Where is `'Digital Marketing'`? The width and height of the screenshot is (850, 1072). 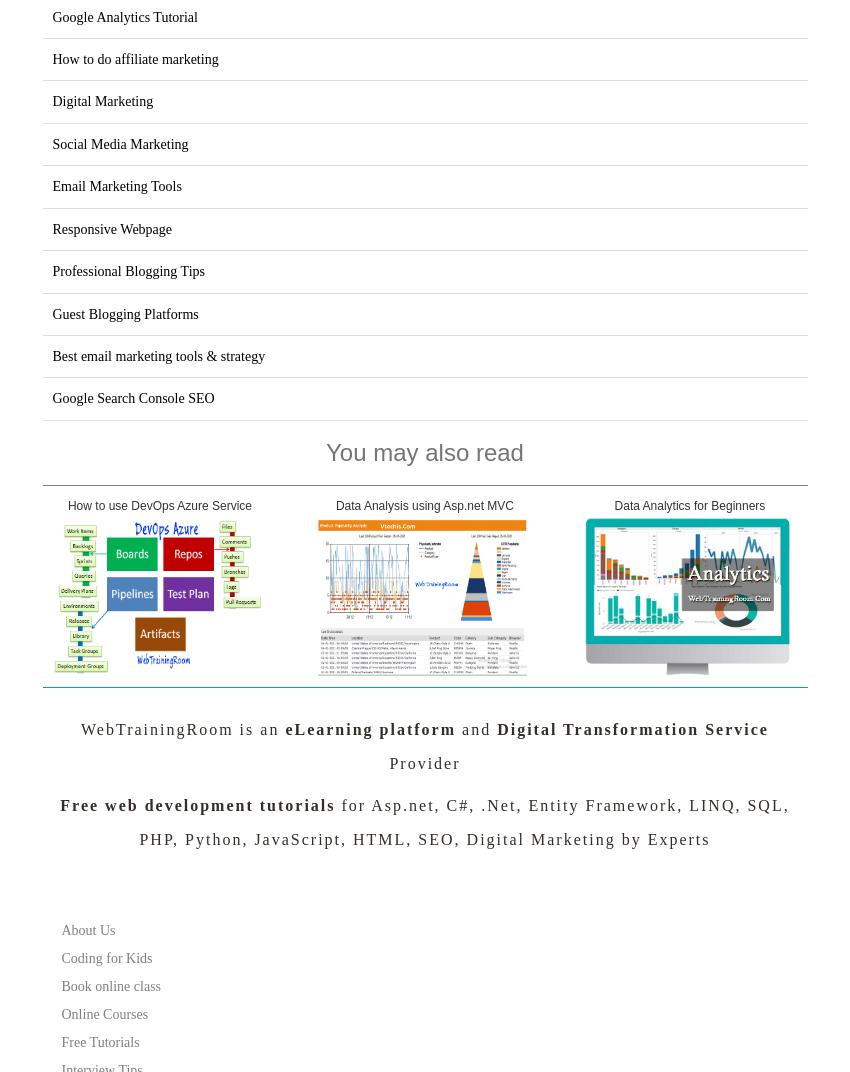
'Digital Marketing' is located at coordinates (52, 101).